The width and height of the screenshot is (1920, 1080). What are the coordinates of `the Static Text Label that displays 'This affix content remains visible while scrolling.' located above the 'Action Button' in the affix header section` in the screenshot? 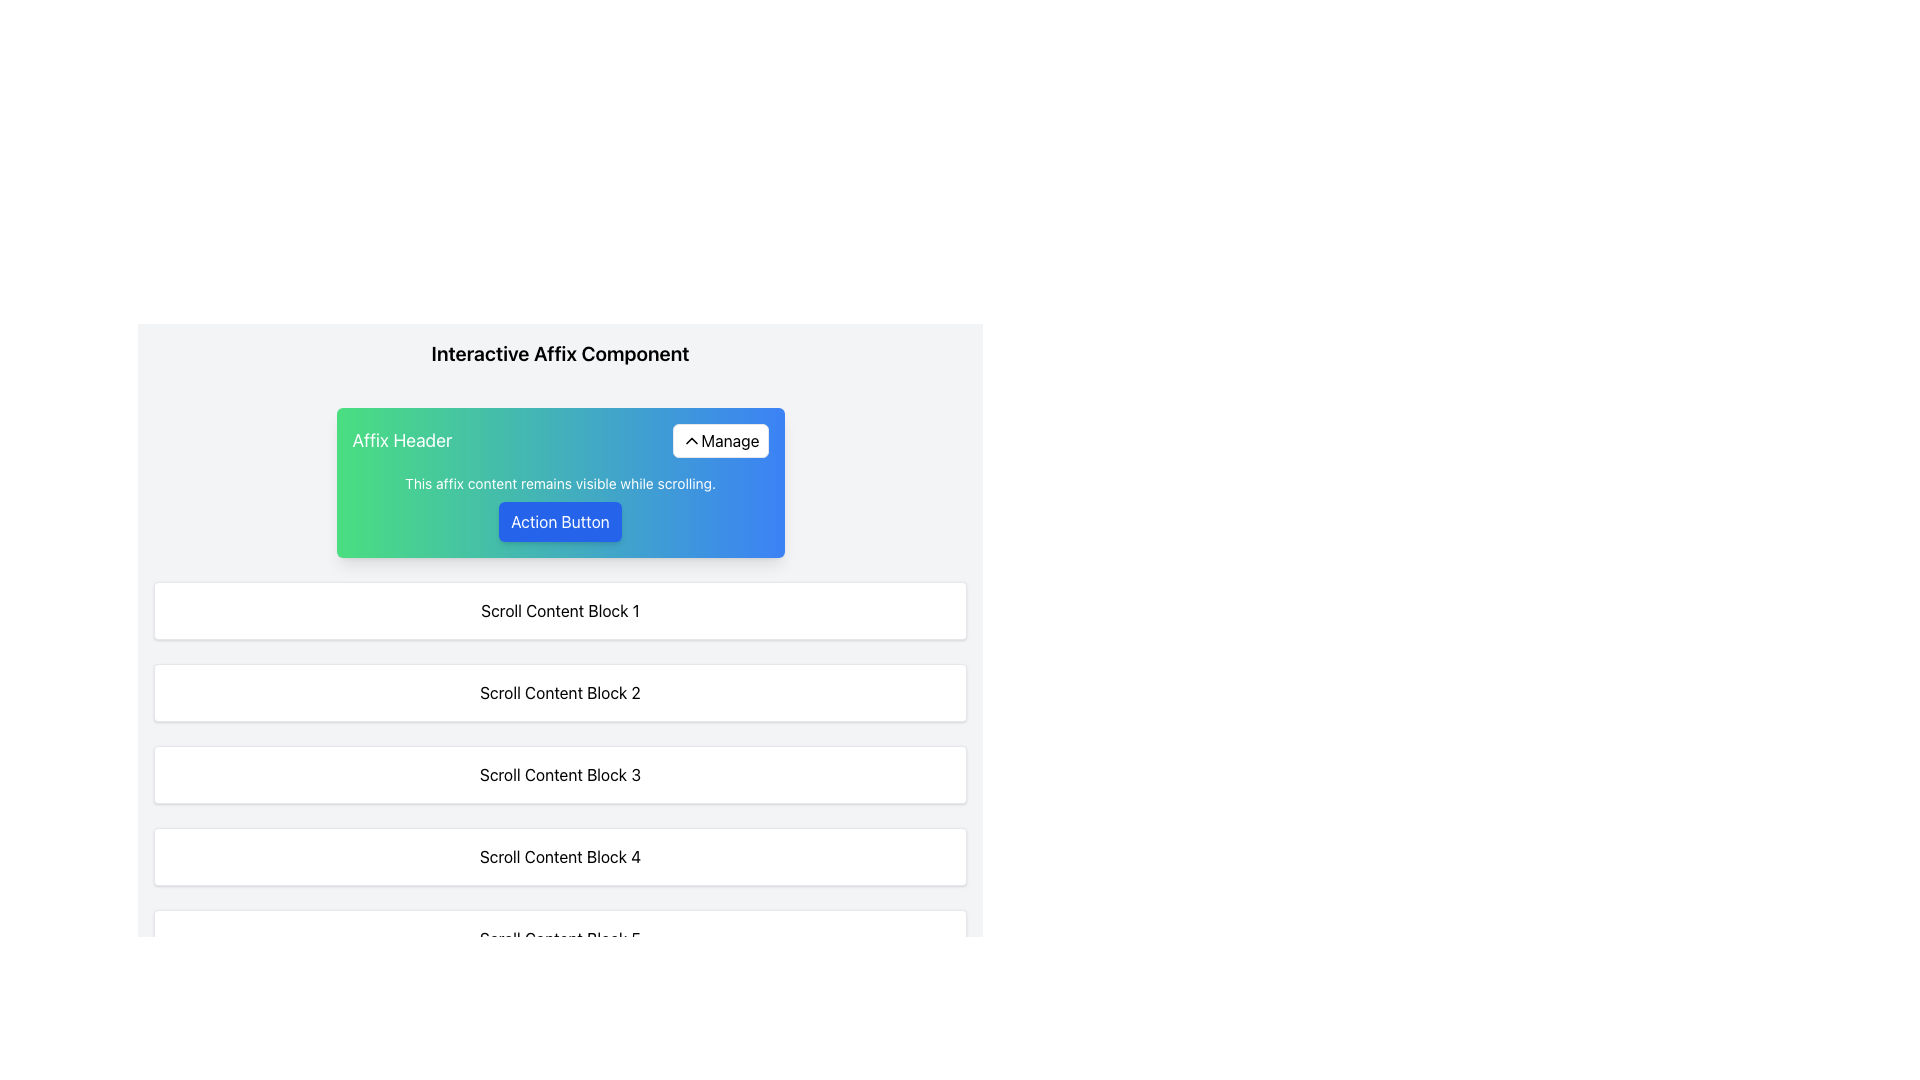 It's located at (560, 483).